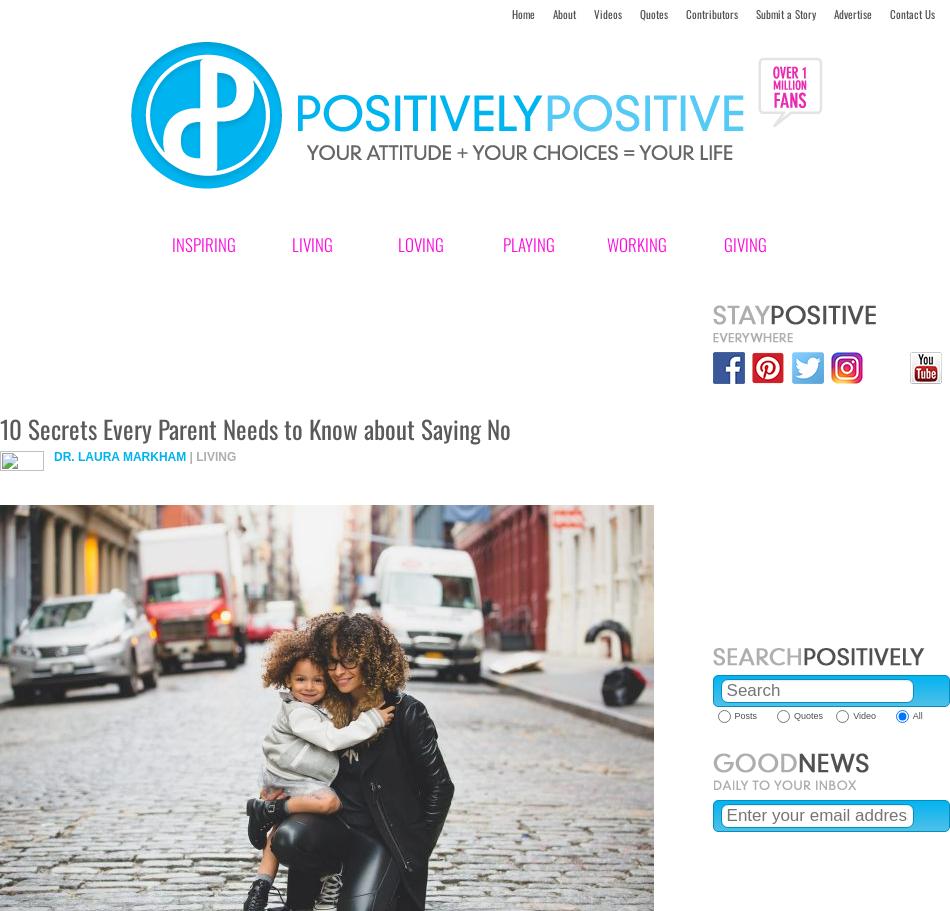 This screenshot has width=950, height=911. Describe the element at coordinates (911, 14) in the screenshot. I see `'Contact Us'` at that location.